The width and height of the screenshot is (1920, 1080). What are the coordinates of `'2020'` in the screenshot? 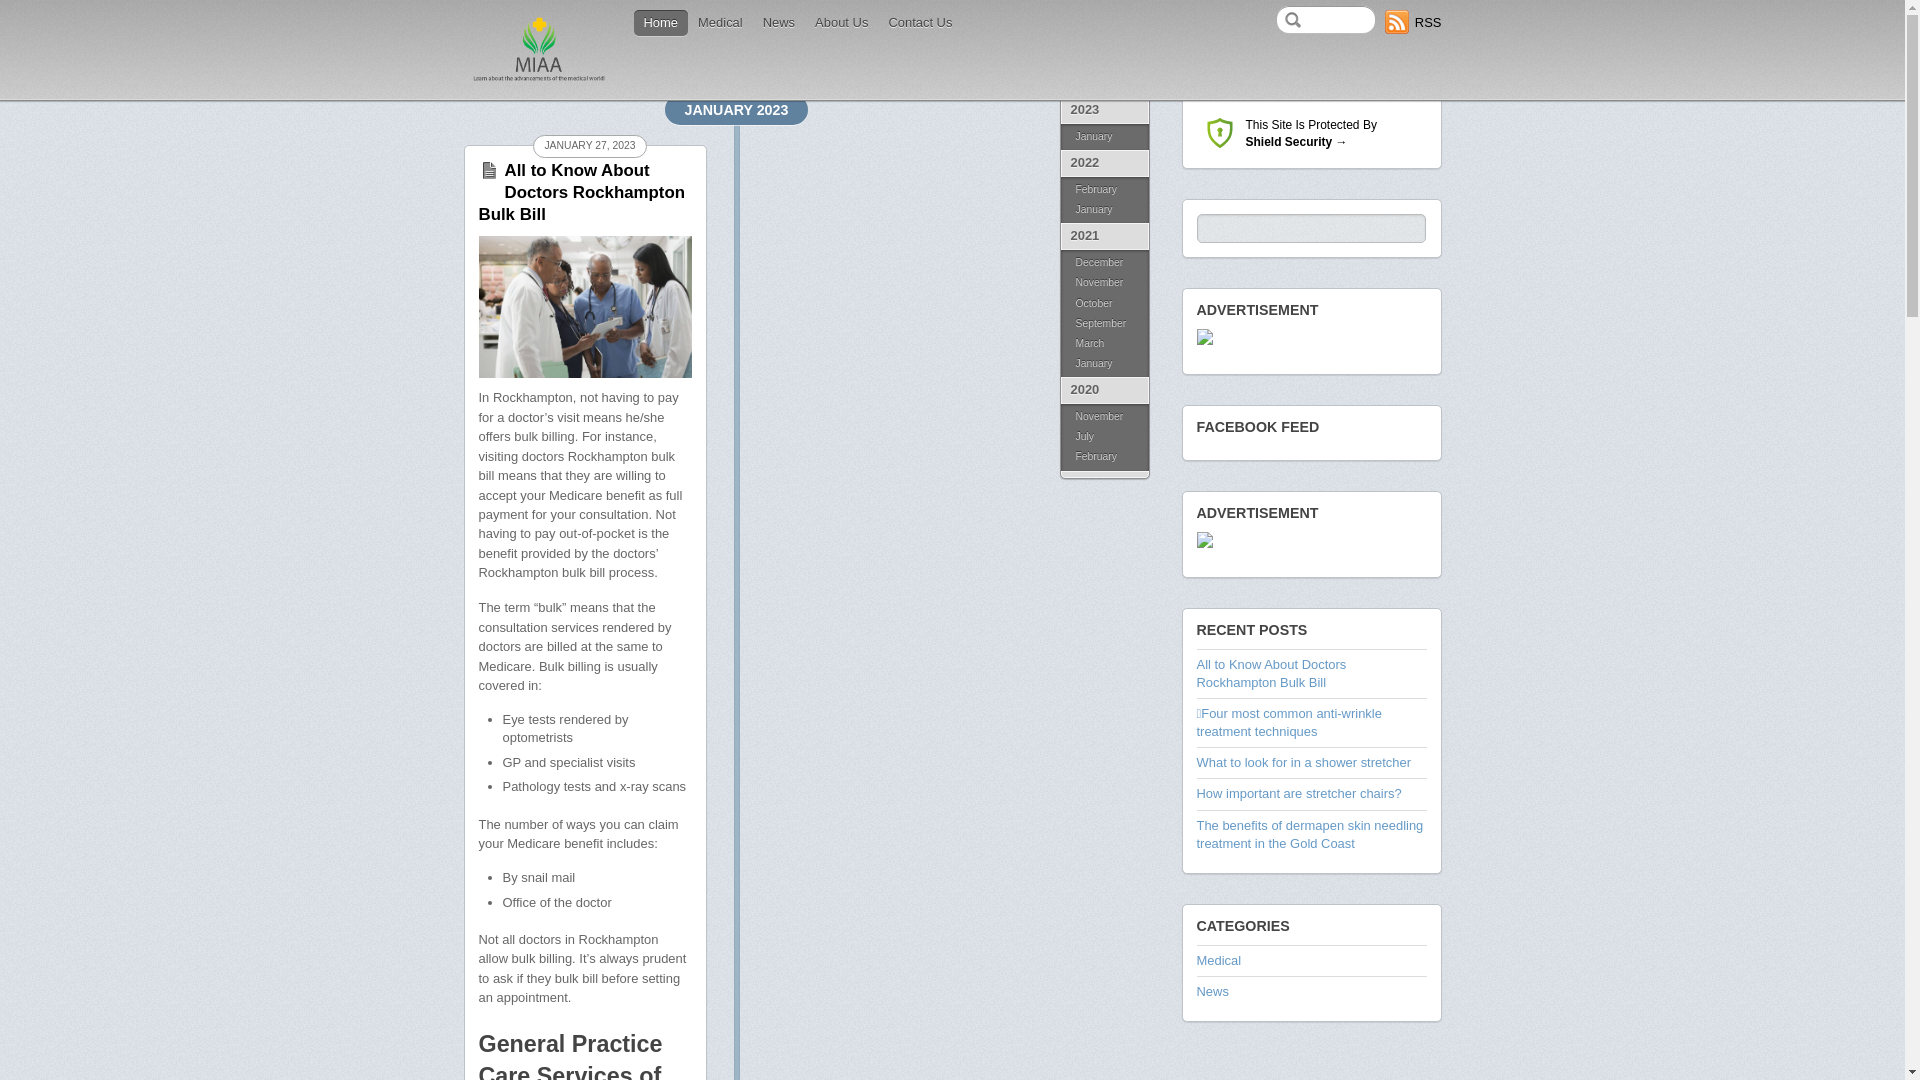 It's located at (1103, 390).